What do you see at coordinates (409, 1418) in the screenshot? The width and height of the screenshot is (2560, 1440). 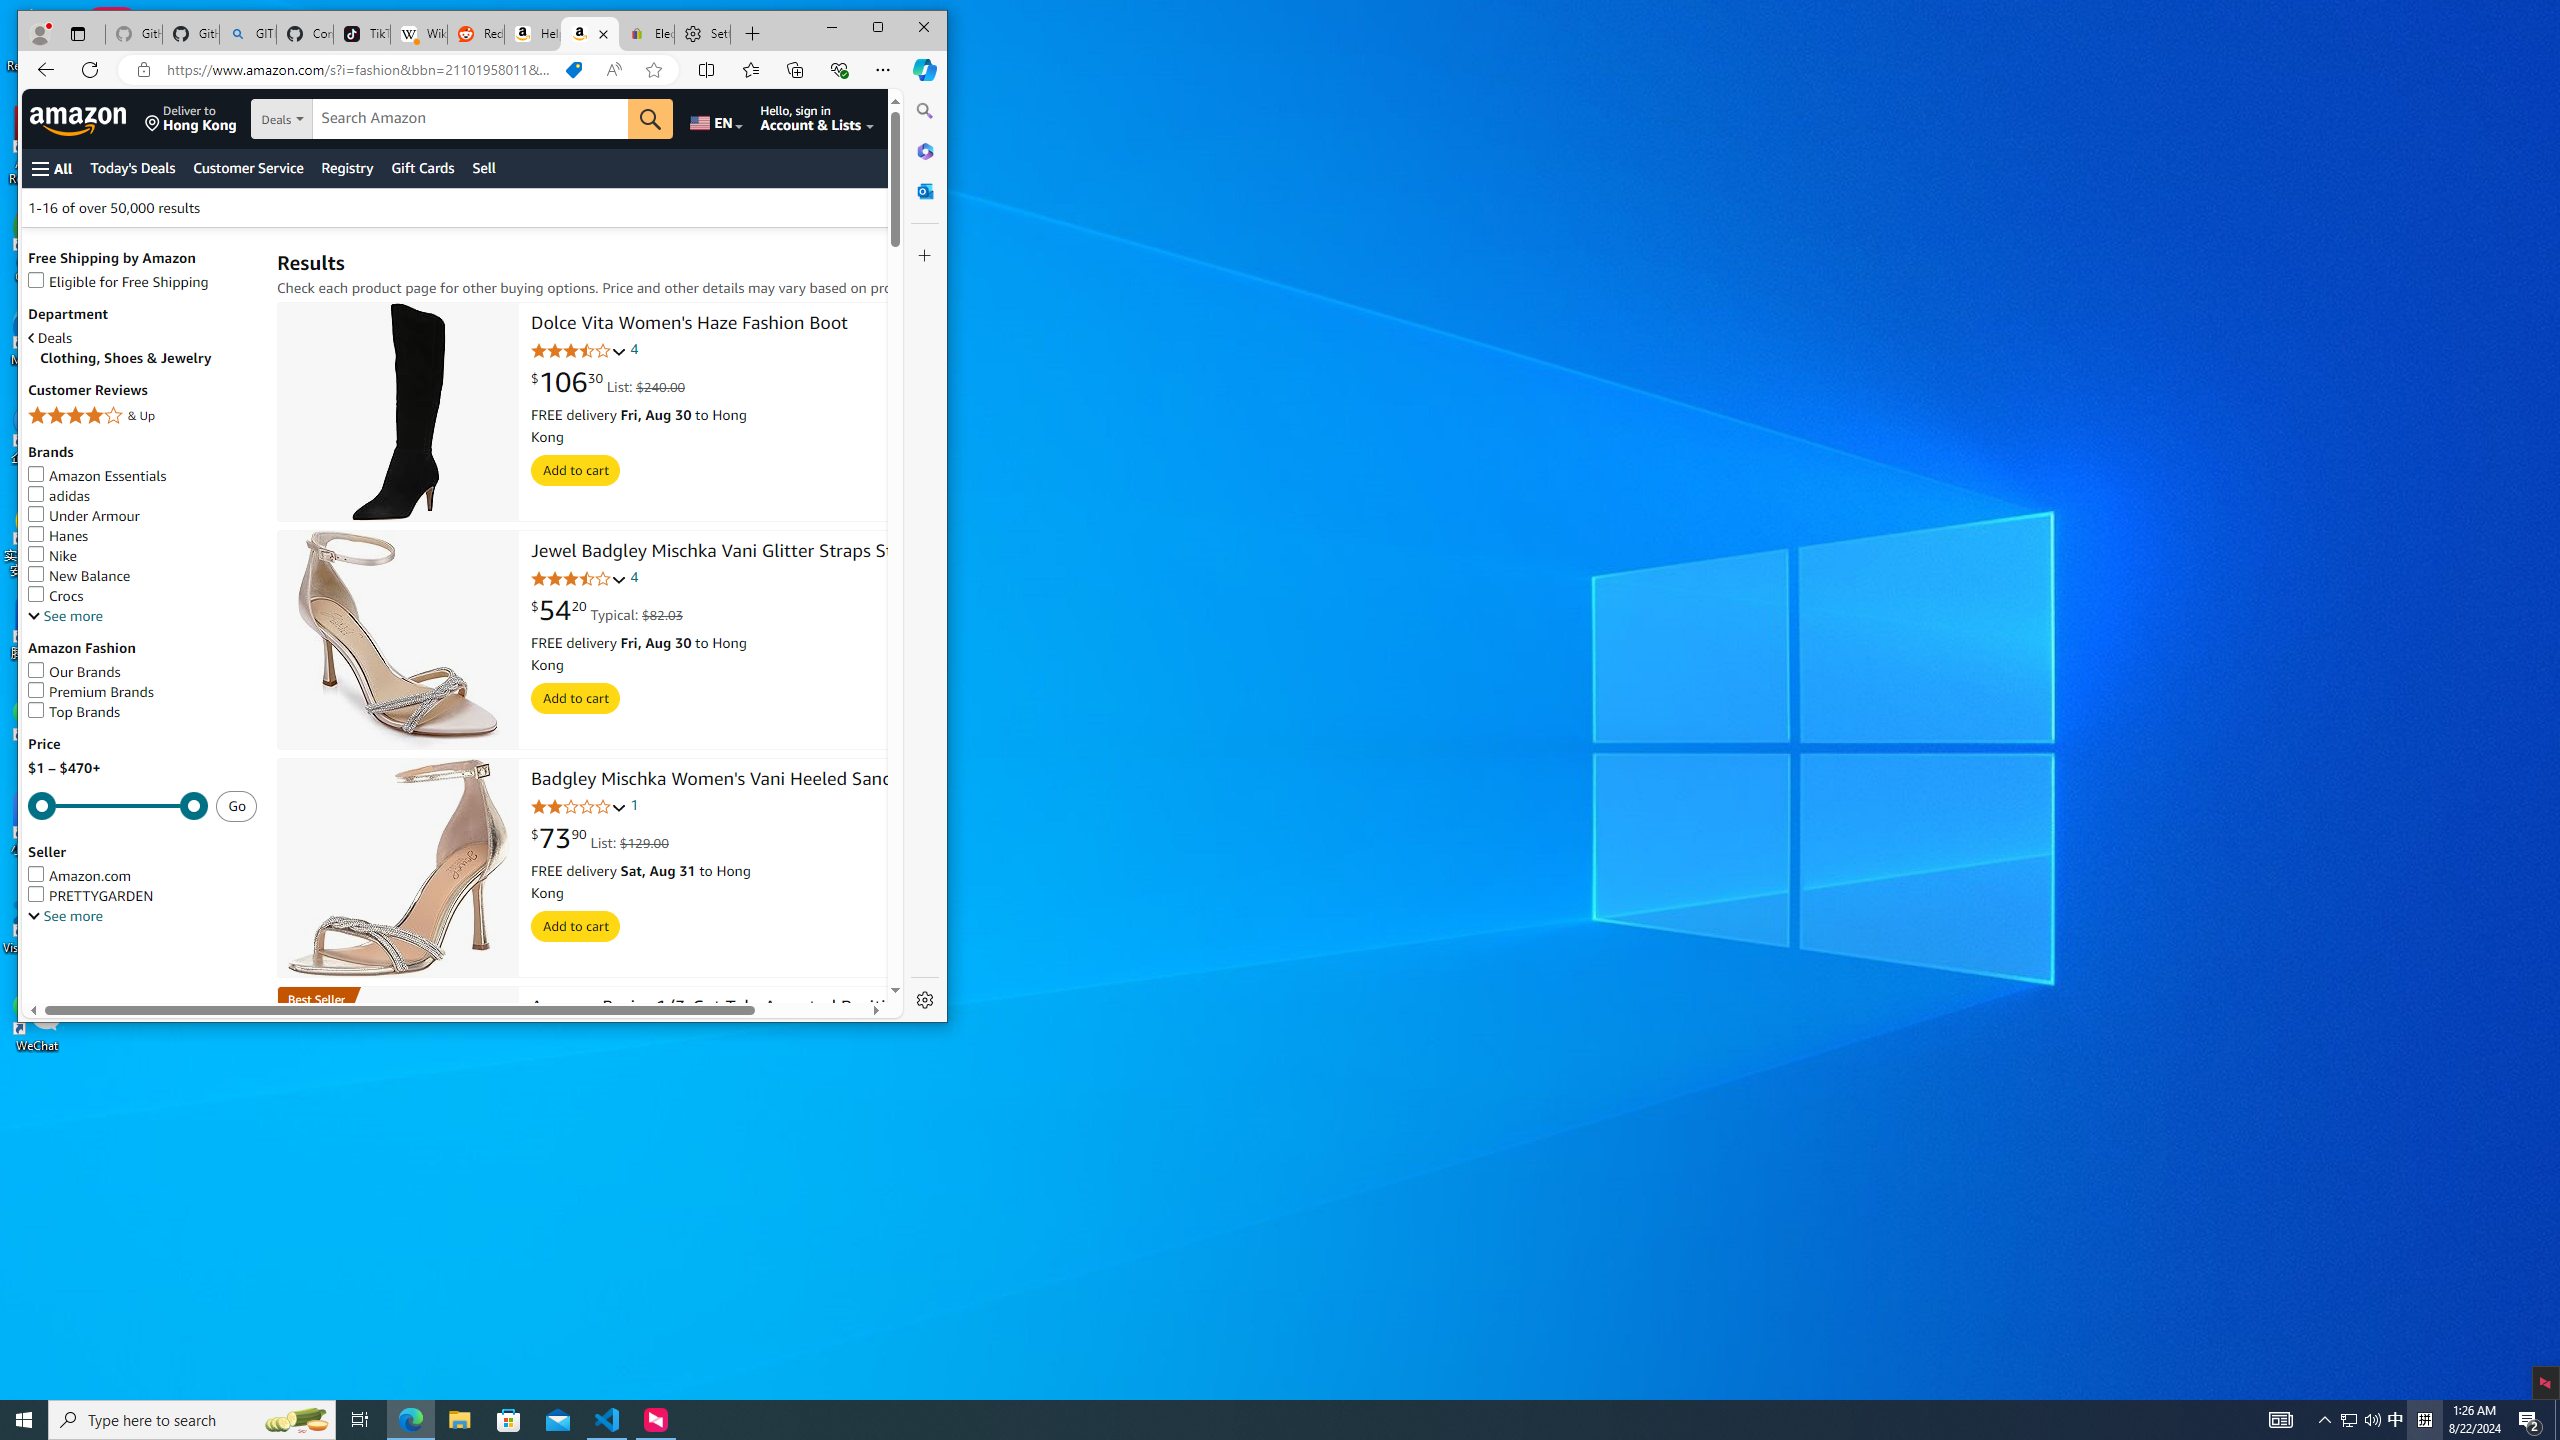 I see `'Microsoft Edge - 1 running window'` at bounding box center [409, 1418].